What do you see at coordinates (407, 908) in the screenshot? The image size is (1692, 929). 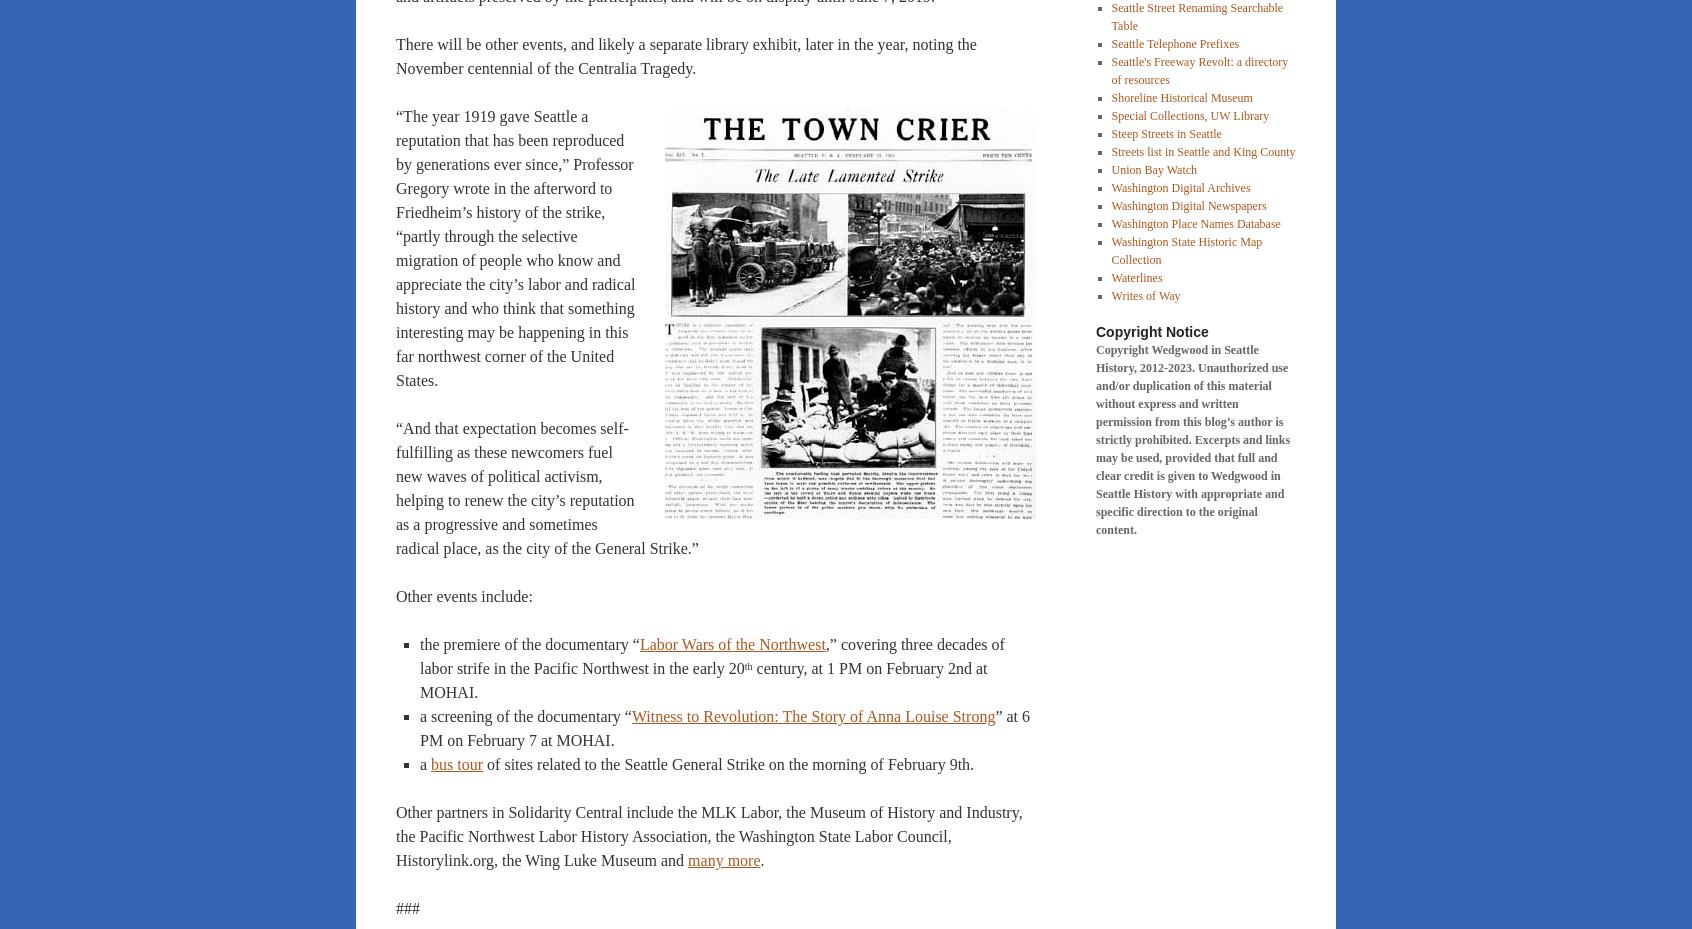 I see `'###'` at bounding box center [407, 908].